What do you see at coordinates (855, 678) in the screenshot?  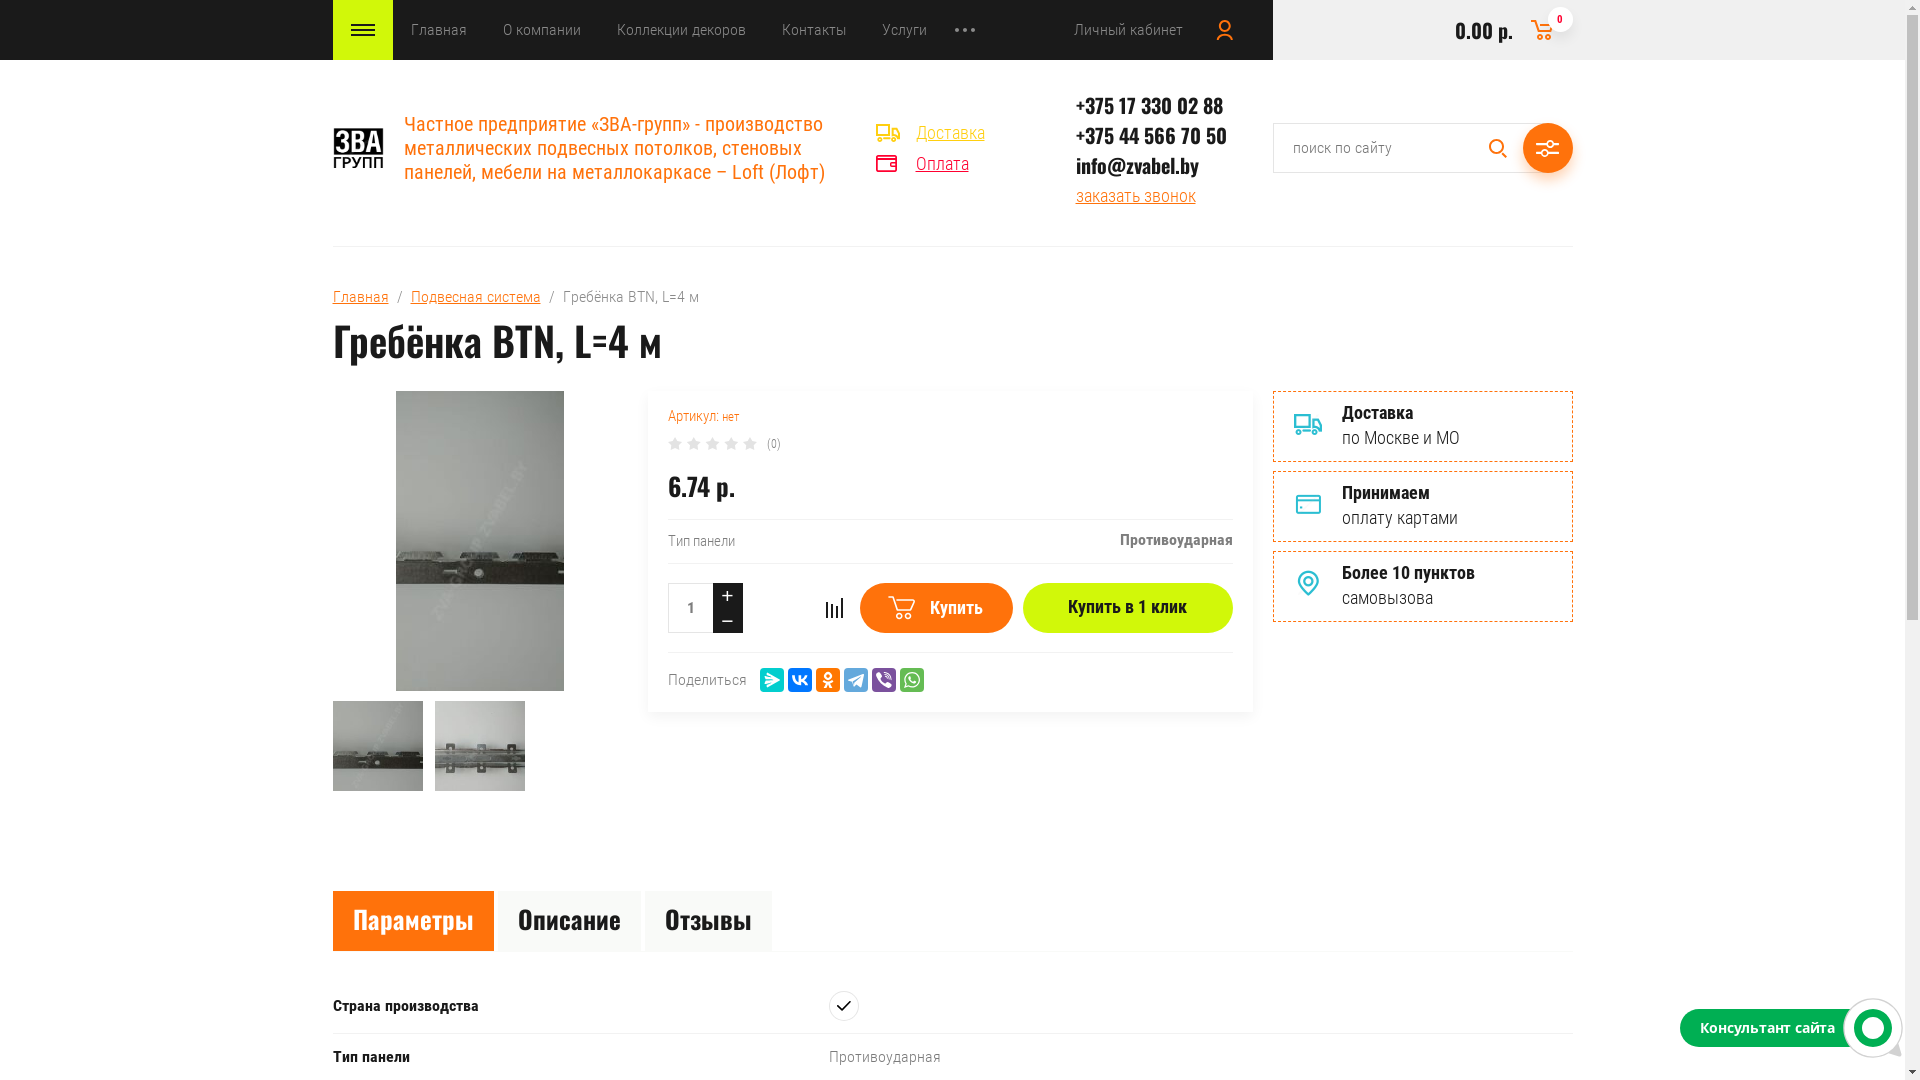 I see `'Telegram'` at bounding box center [855, 678].